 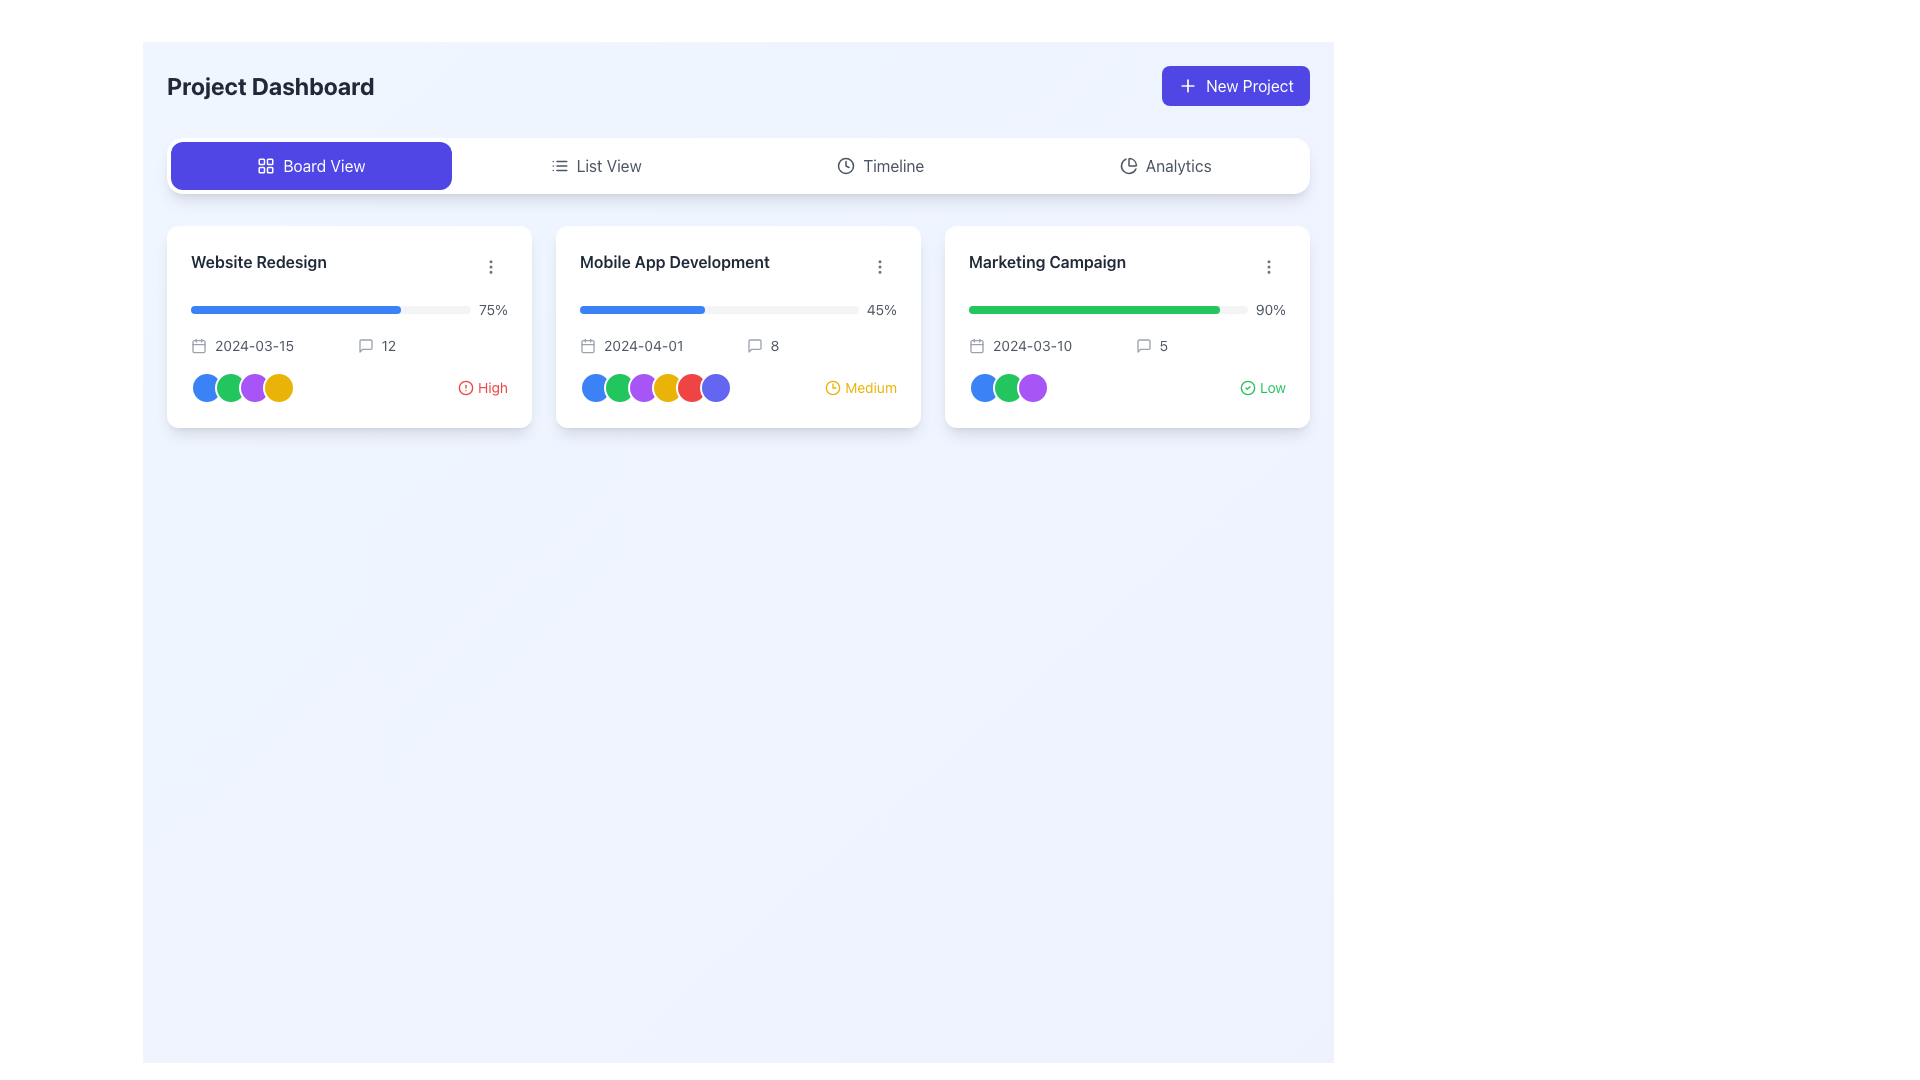 What do you see at coordinates (310, 164) in the screenshot?
I see `the 'Board View' button, which is a rectangular button with rounded corners, featuring a vibrant indigo background and white text, located just below the 'Project Dashboard' header` at bounding box center [310, 164].